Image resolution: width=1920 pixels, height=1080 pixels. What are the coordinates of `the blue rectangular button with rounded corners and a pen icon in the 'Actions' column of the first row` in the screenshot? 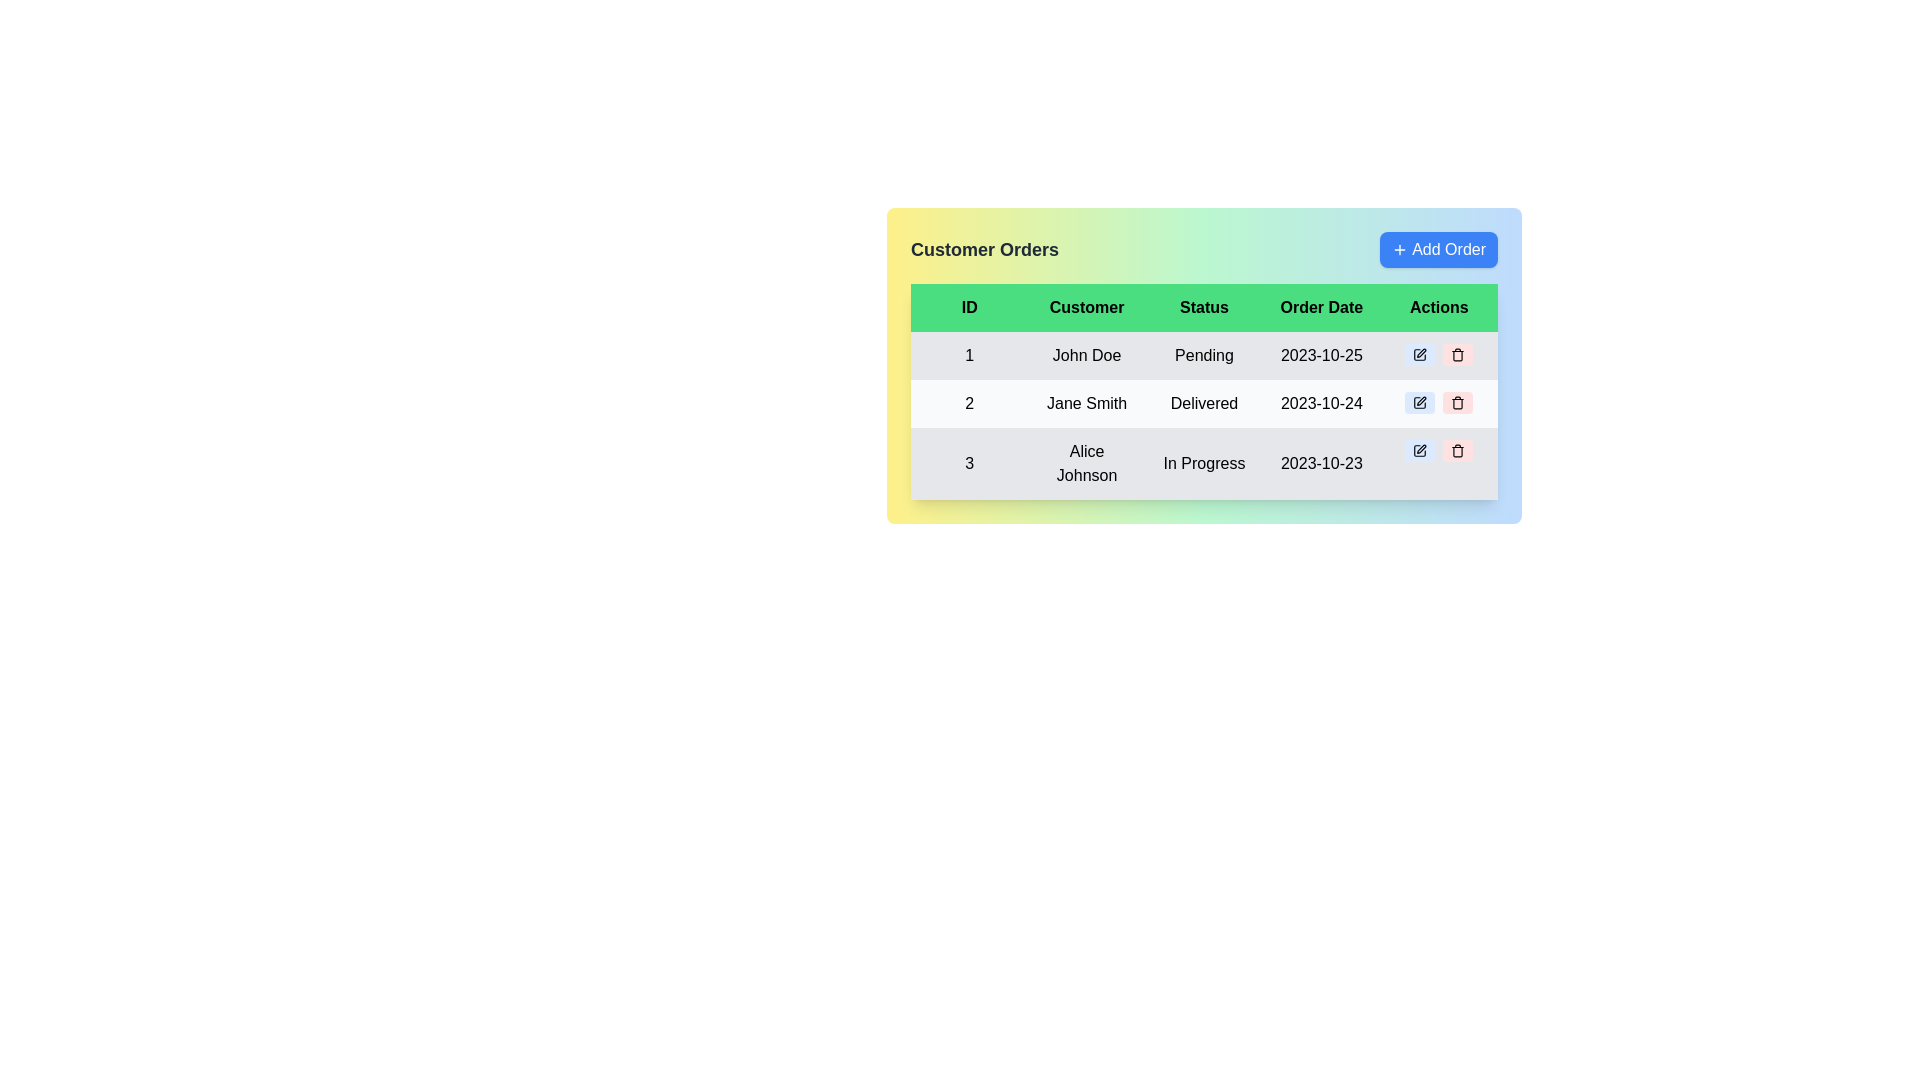 It's located at (1419, 353).